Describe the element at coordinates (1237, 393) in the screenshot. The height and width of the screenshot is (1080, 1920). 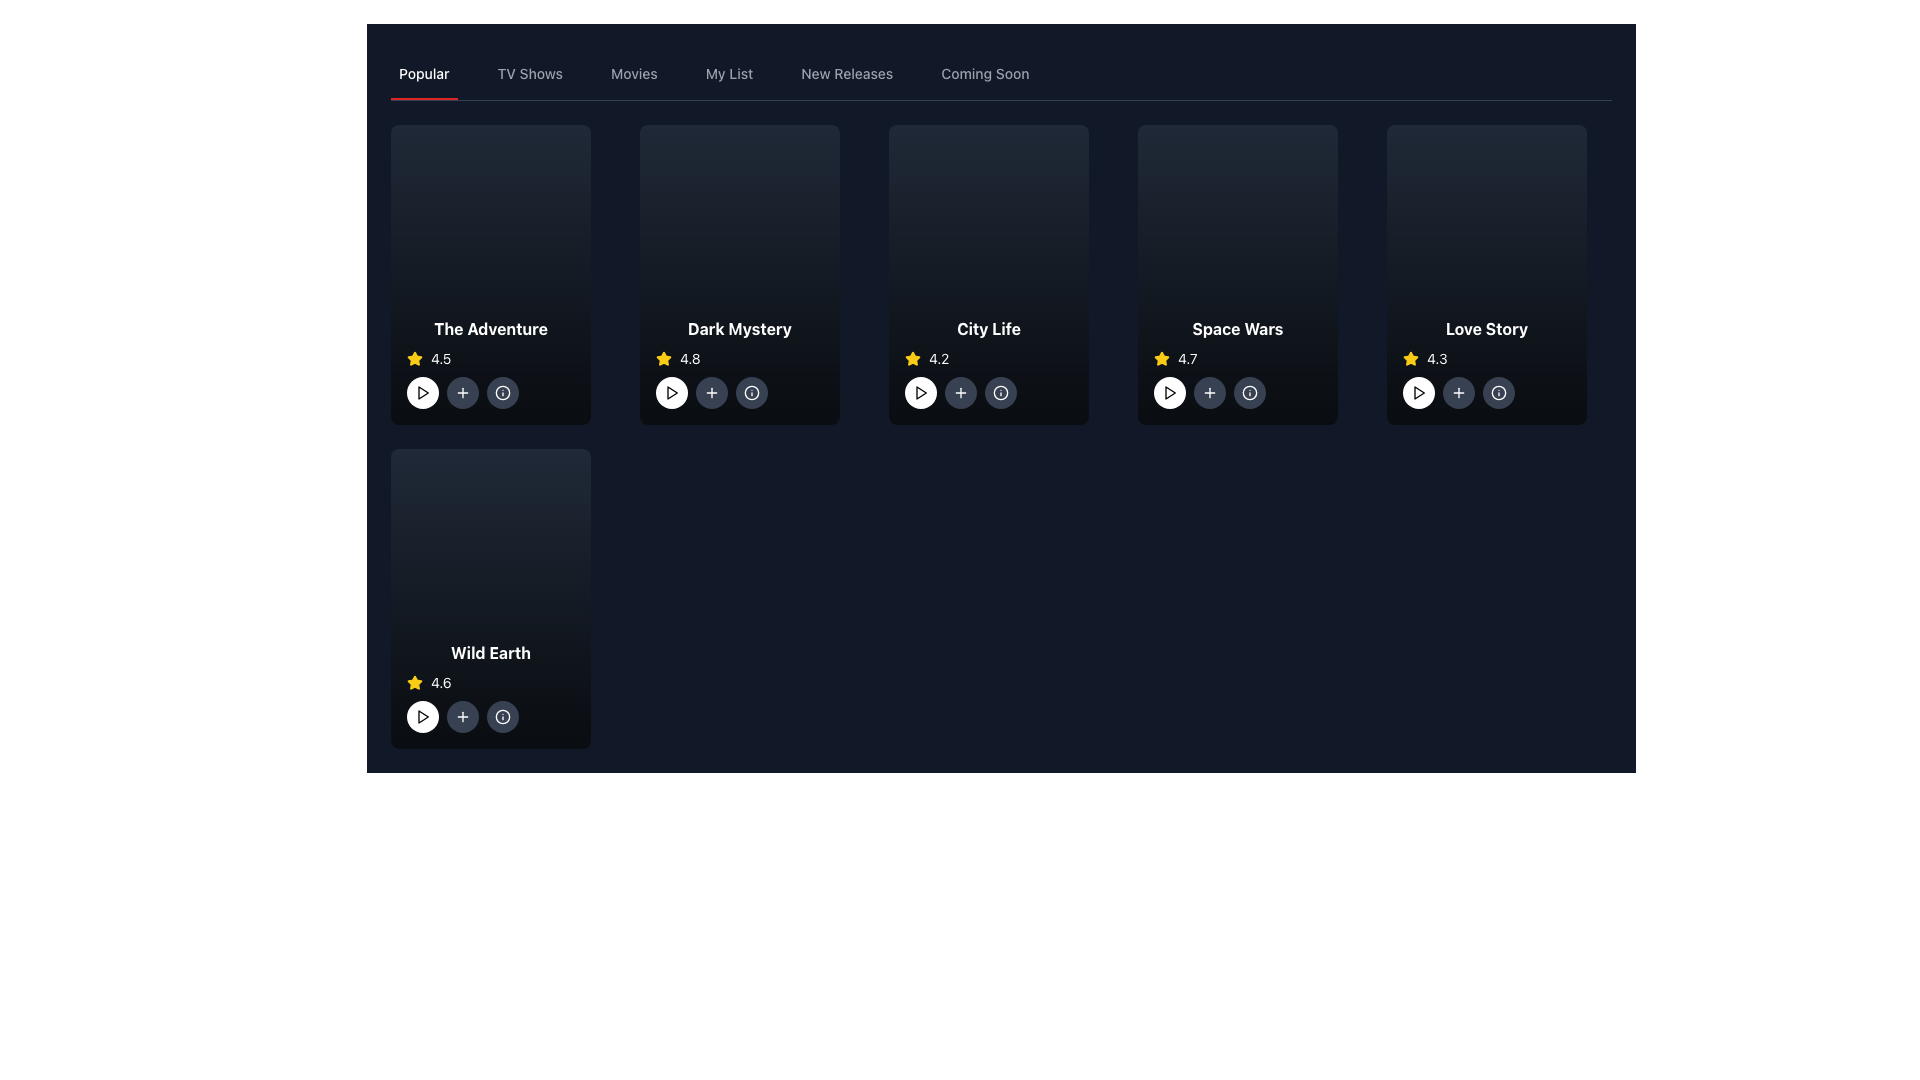
I see `the informational button located in the bottom section of the 'Space Wars' card, specifically the third button in a row of three buttons` at that location.